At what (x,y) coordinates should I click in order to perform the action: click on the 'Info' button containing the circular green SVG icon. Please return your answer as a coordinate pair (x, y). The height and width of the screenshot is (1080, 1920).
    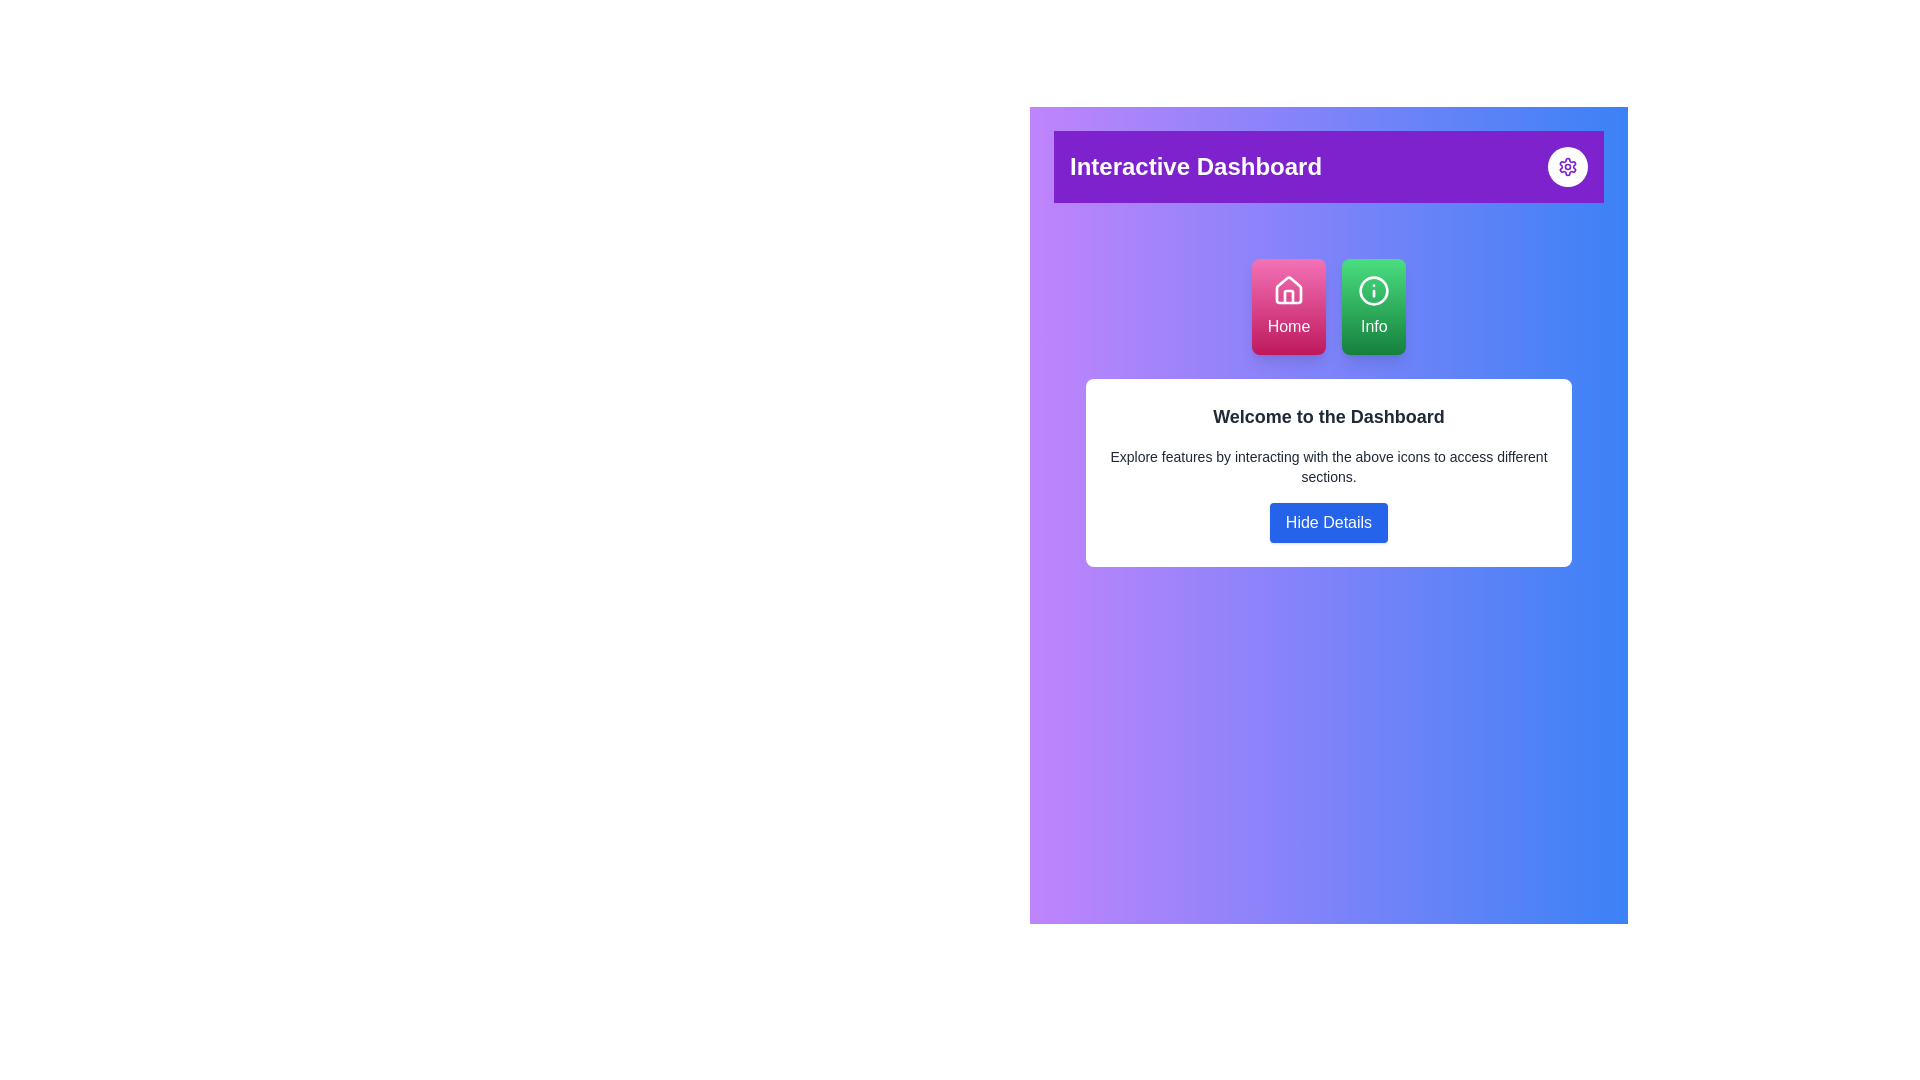
    Looking at the image, I should click on (1373, 290).